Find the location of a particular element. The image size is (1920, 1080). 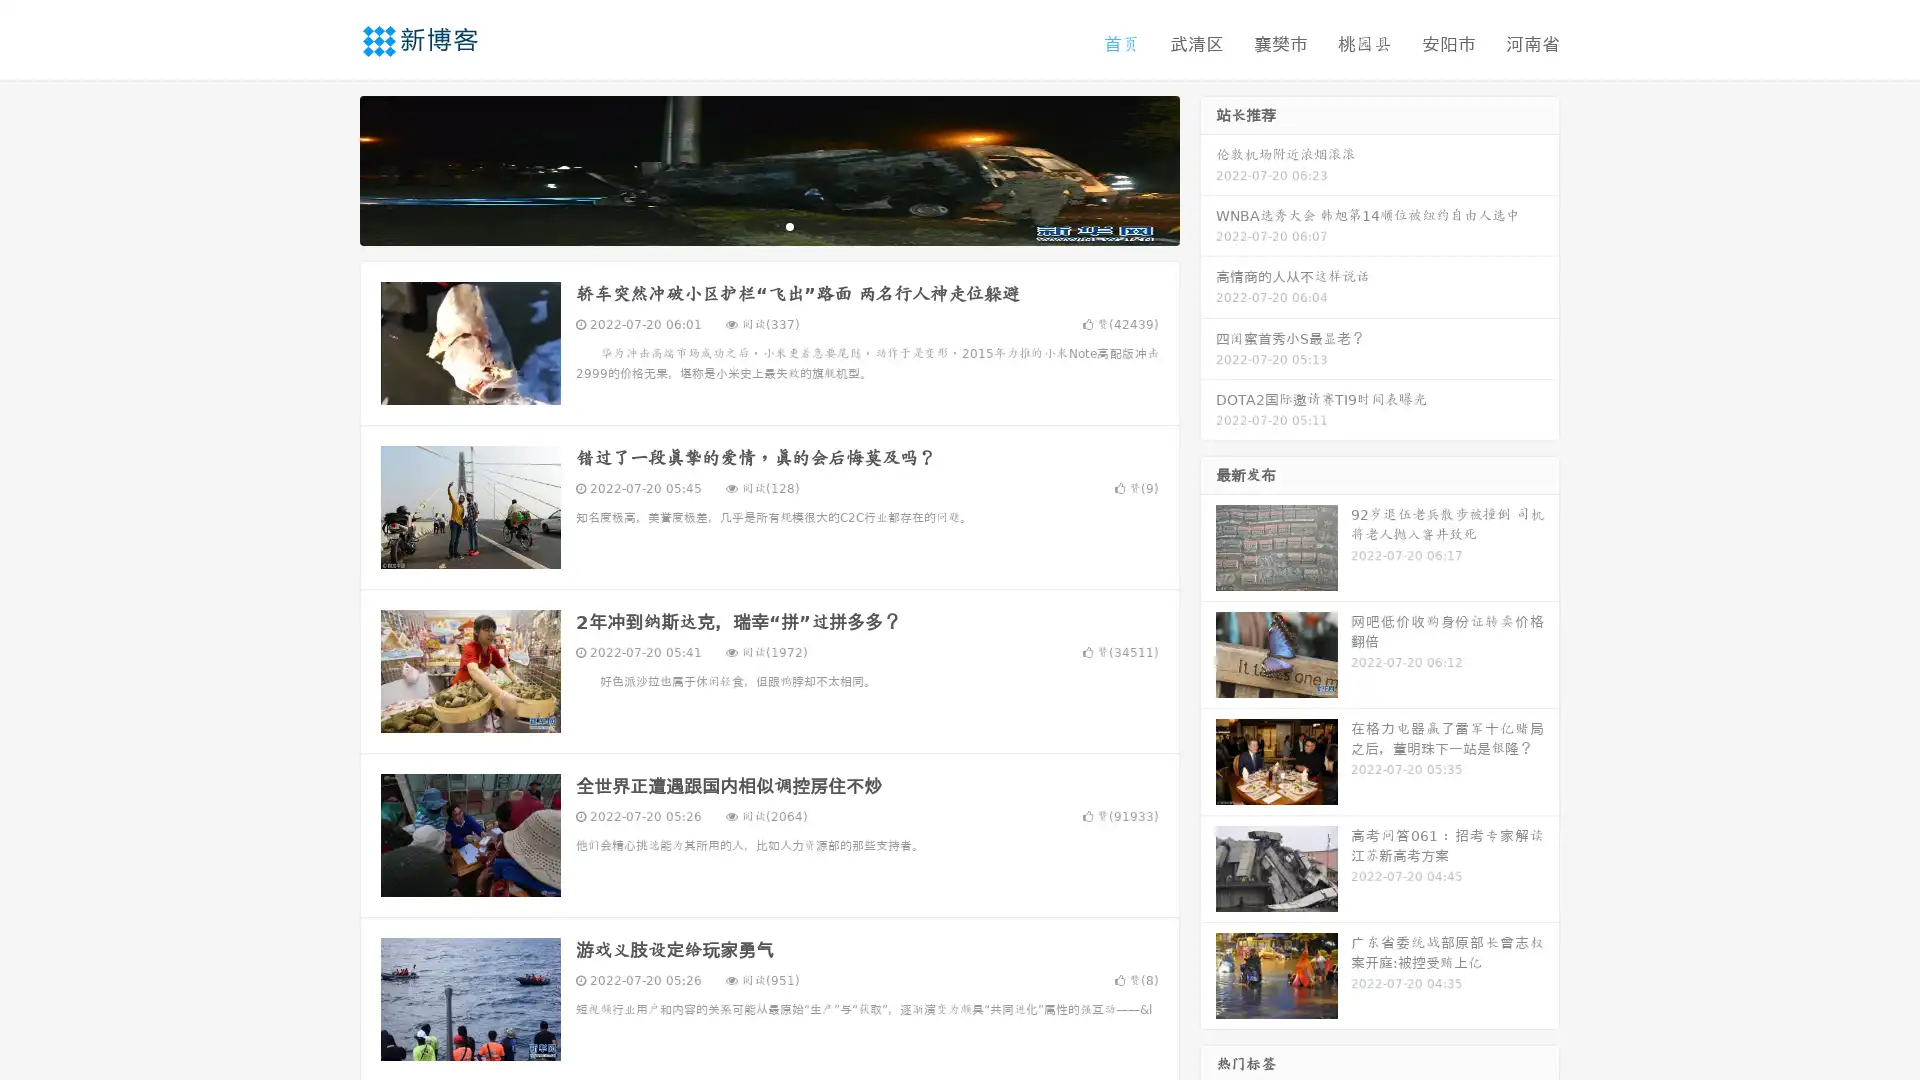

Next slide is located at coordinates (1208, 168).